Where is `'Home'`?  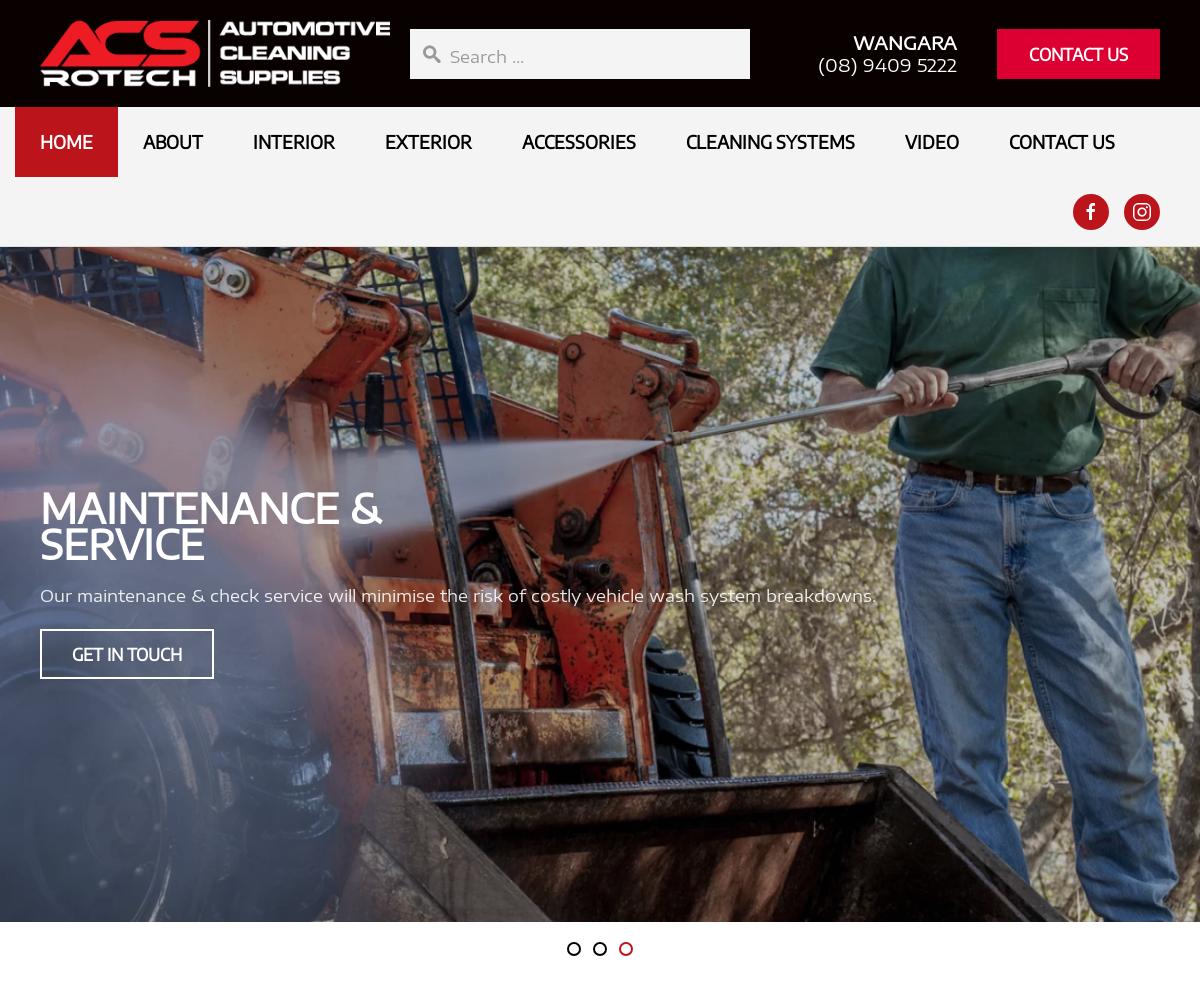
'Home' is located at coordinates (66, 141).